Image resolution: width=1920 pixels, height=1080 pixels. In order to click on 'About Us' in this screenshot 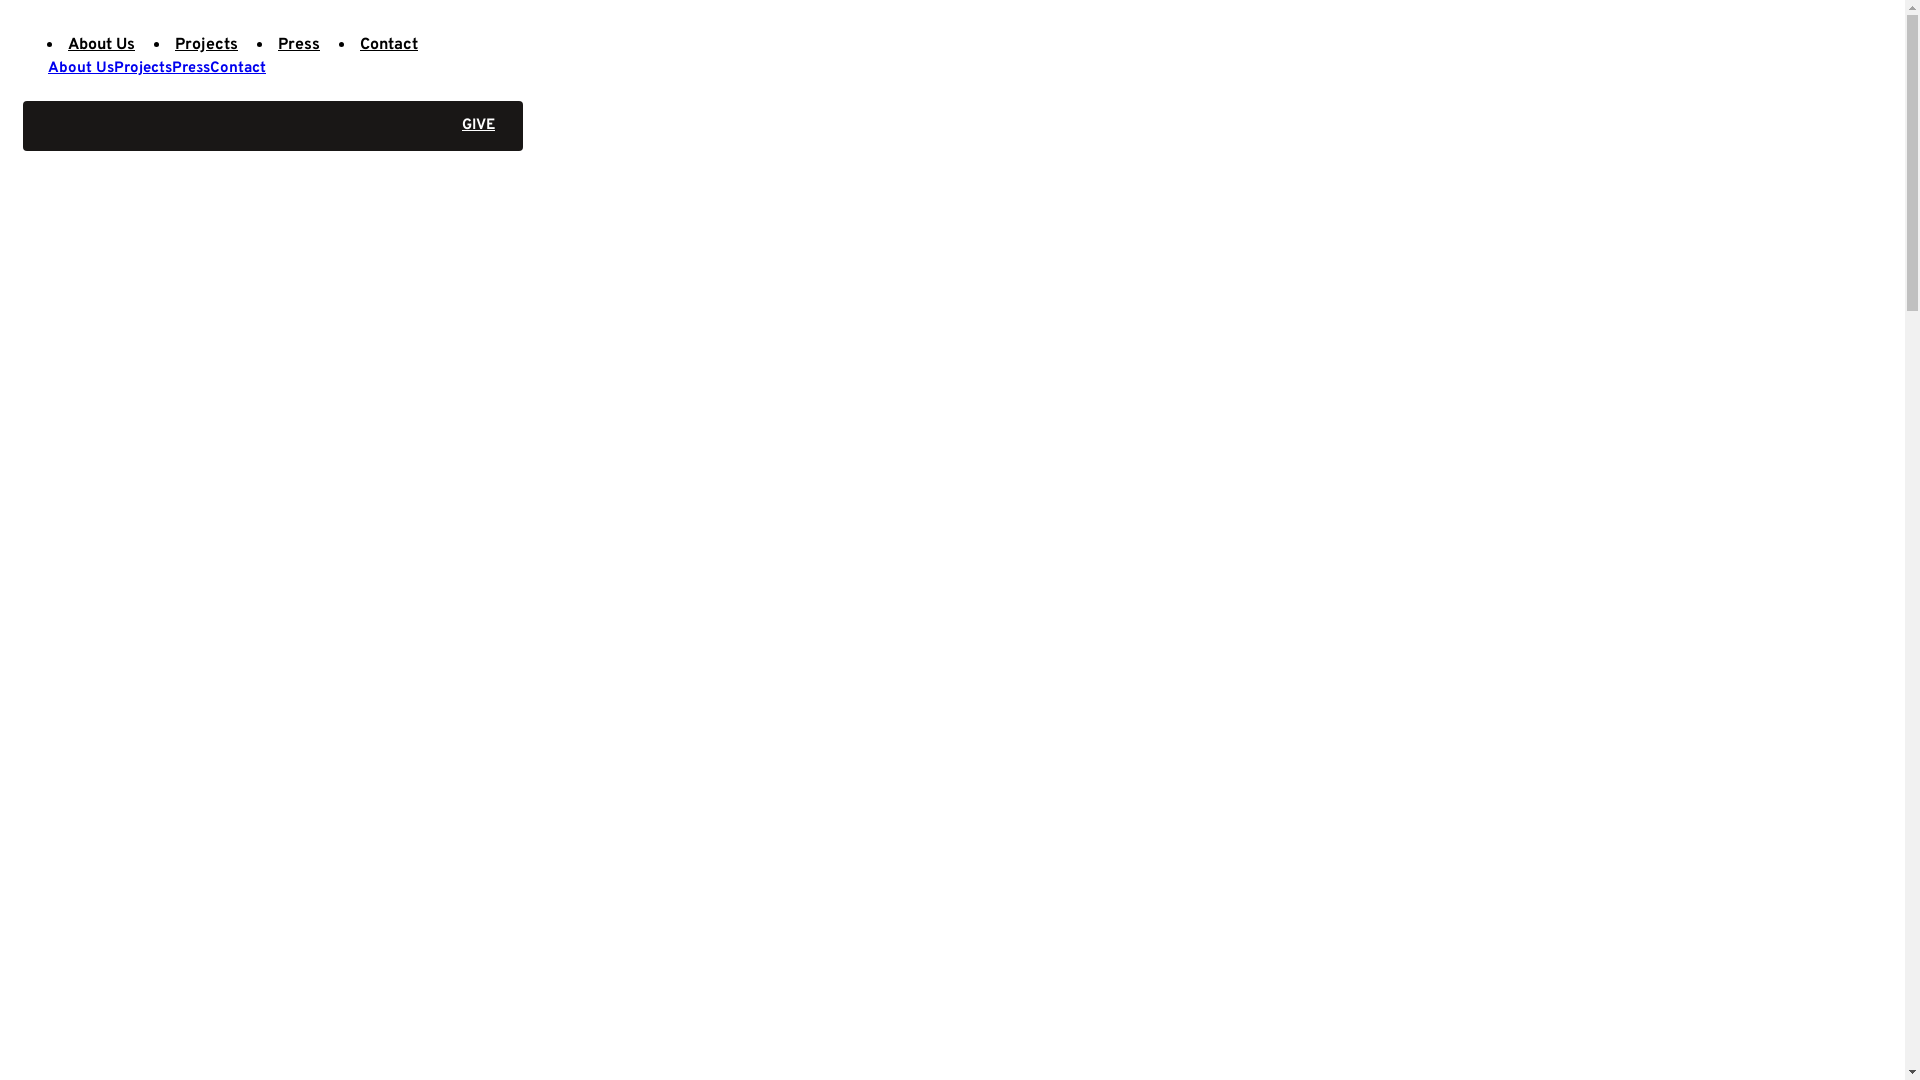, I will do `click(100, 45)`.